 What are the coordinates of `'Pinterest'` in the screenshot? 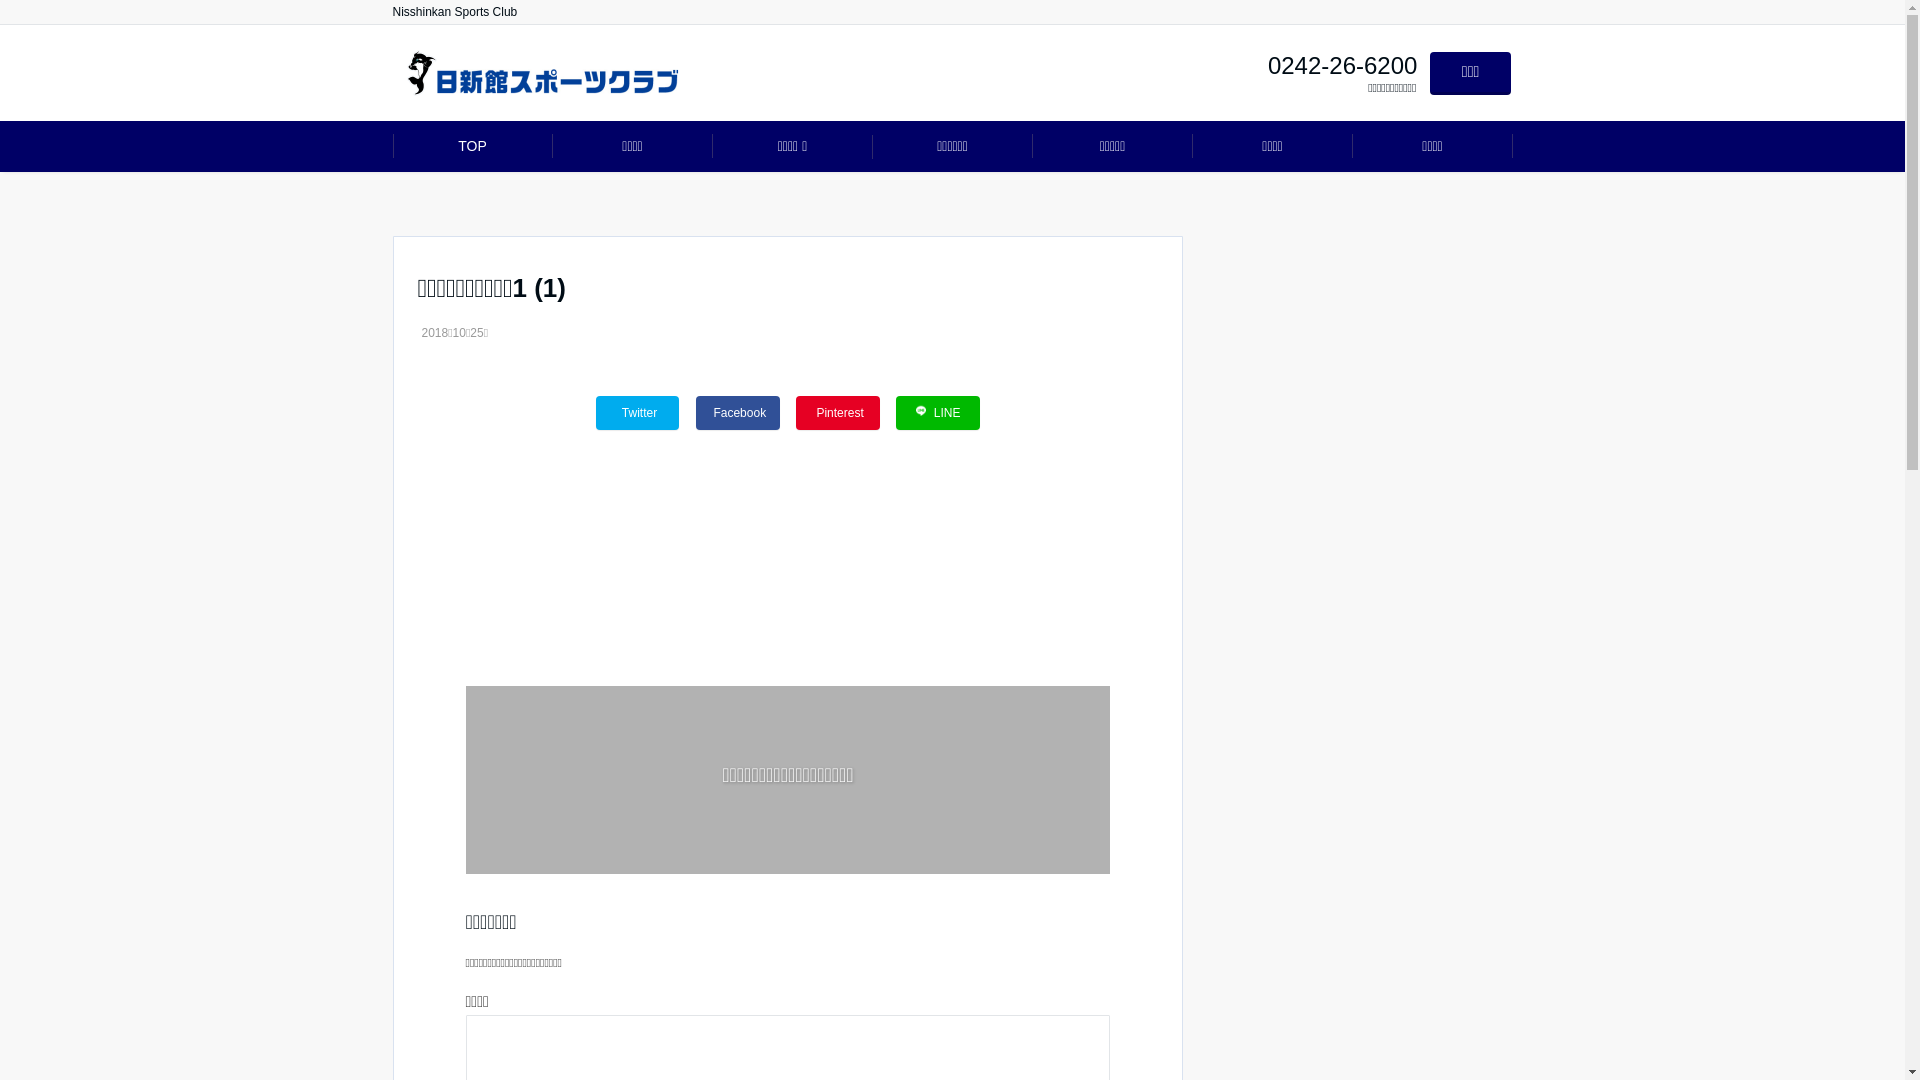 It's located at (838, 411).